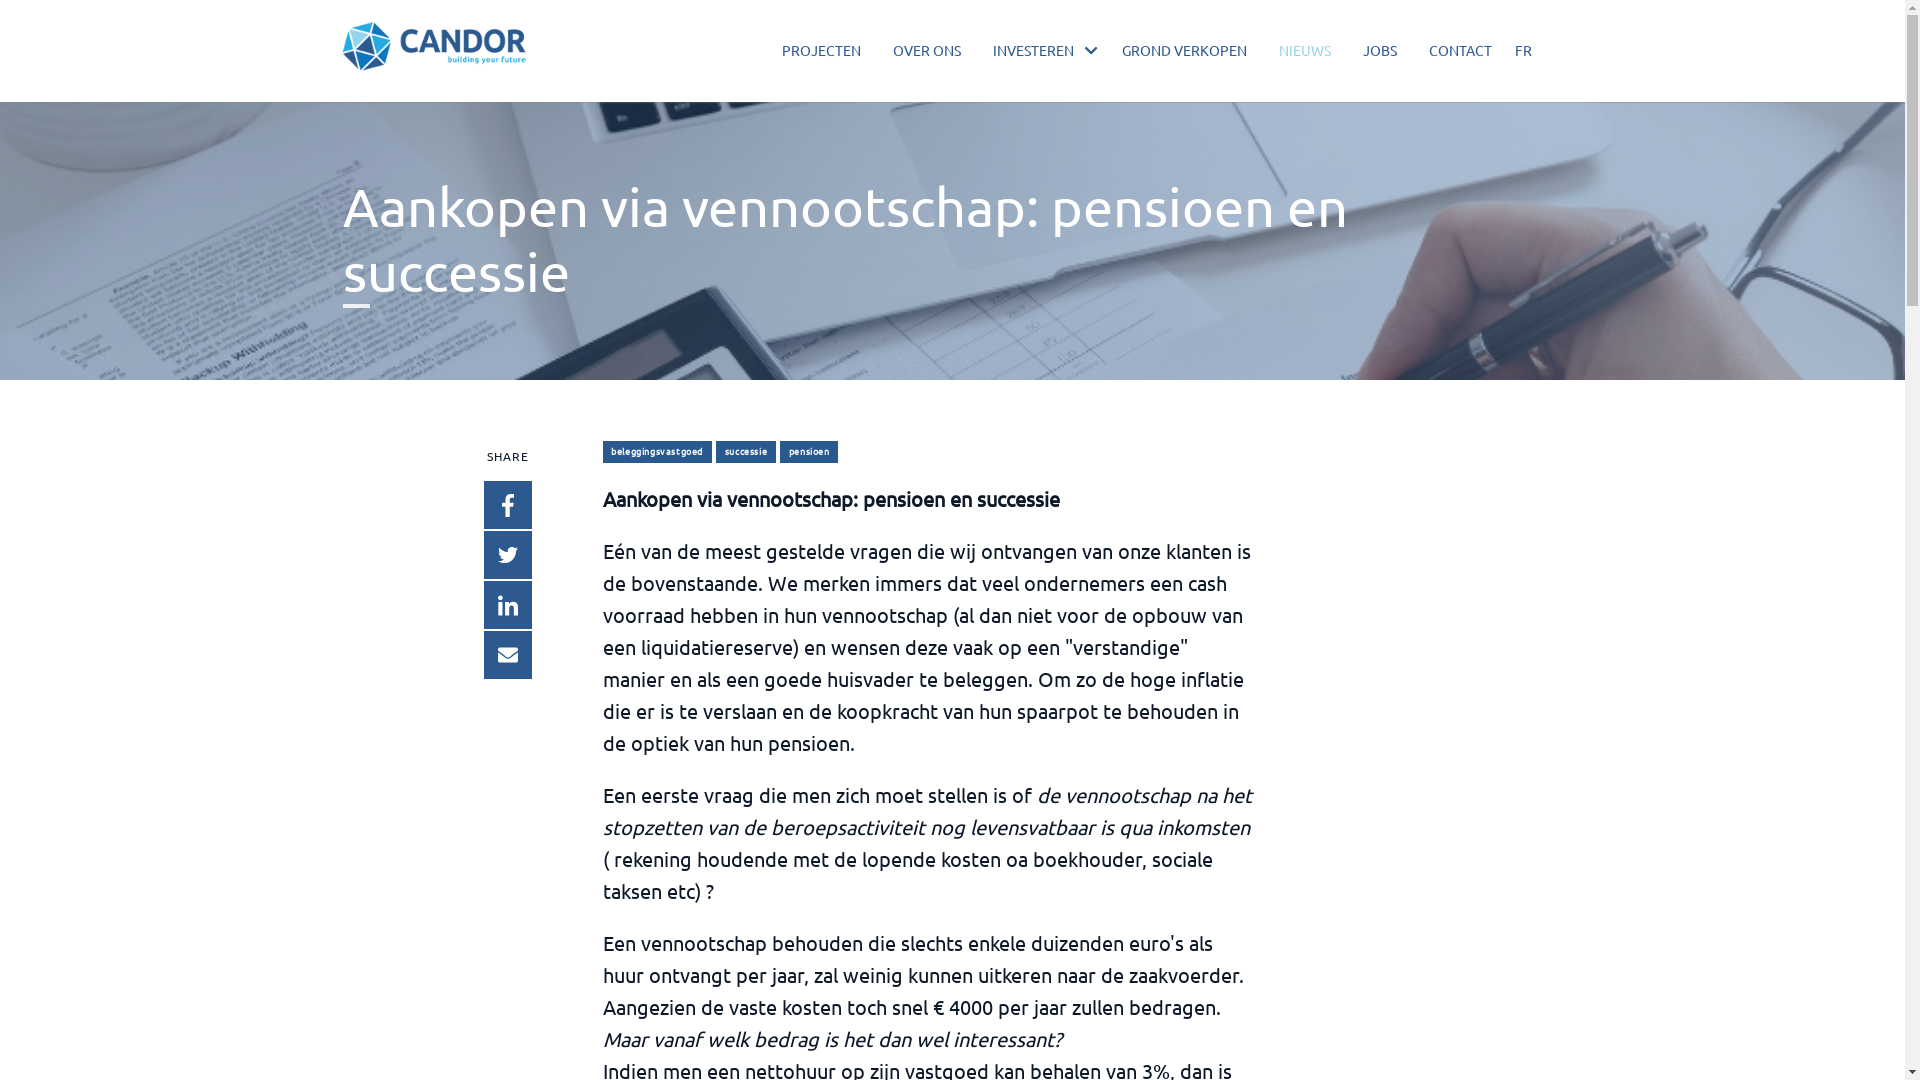 The image size is (1920, 1080). I want to click on 'NIEUWS', so click(1305, 49).